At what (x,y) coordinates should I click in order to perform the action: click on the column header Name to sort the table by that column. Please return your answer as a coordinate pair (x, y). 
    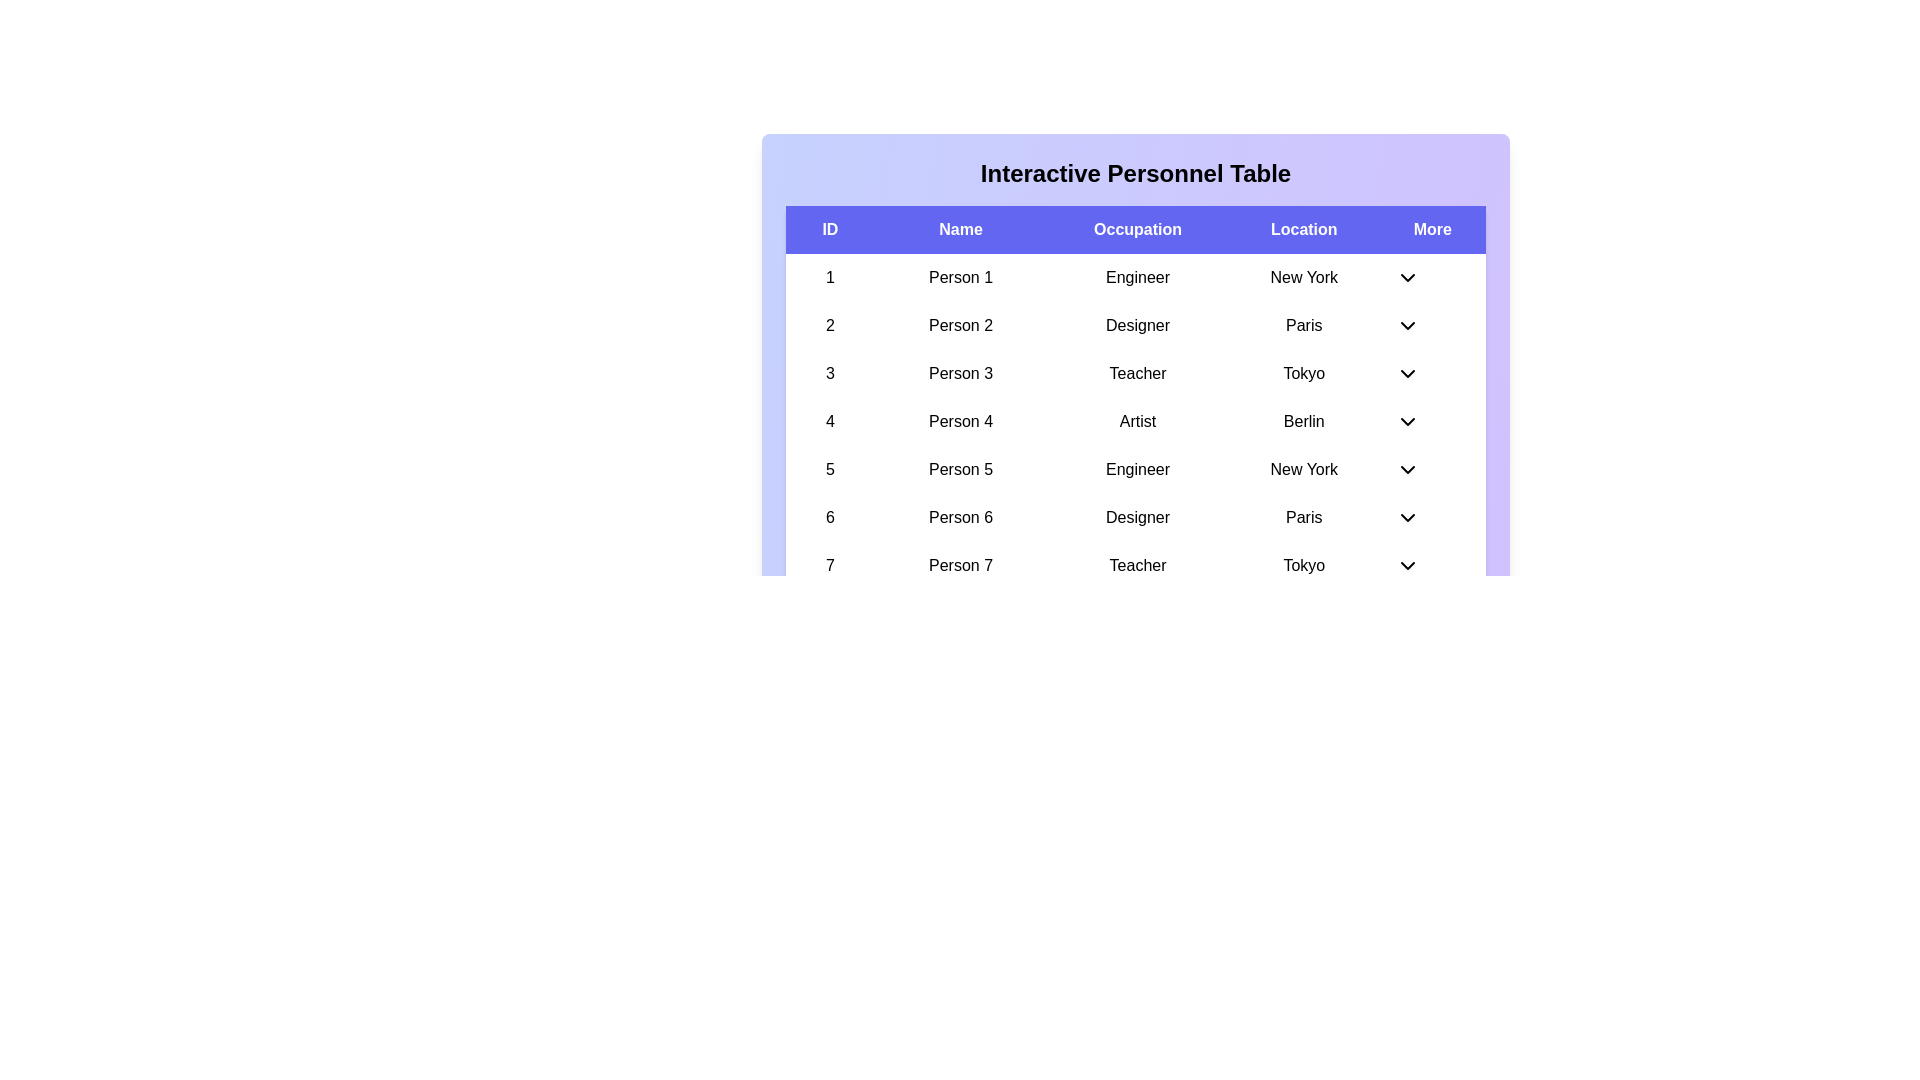
    Looking at the image, I should click on (960, 229).